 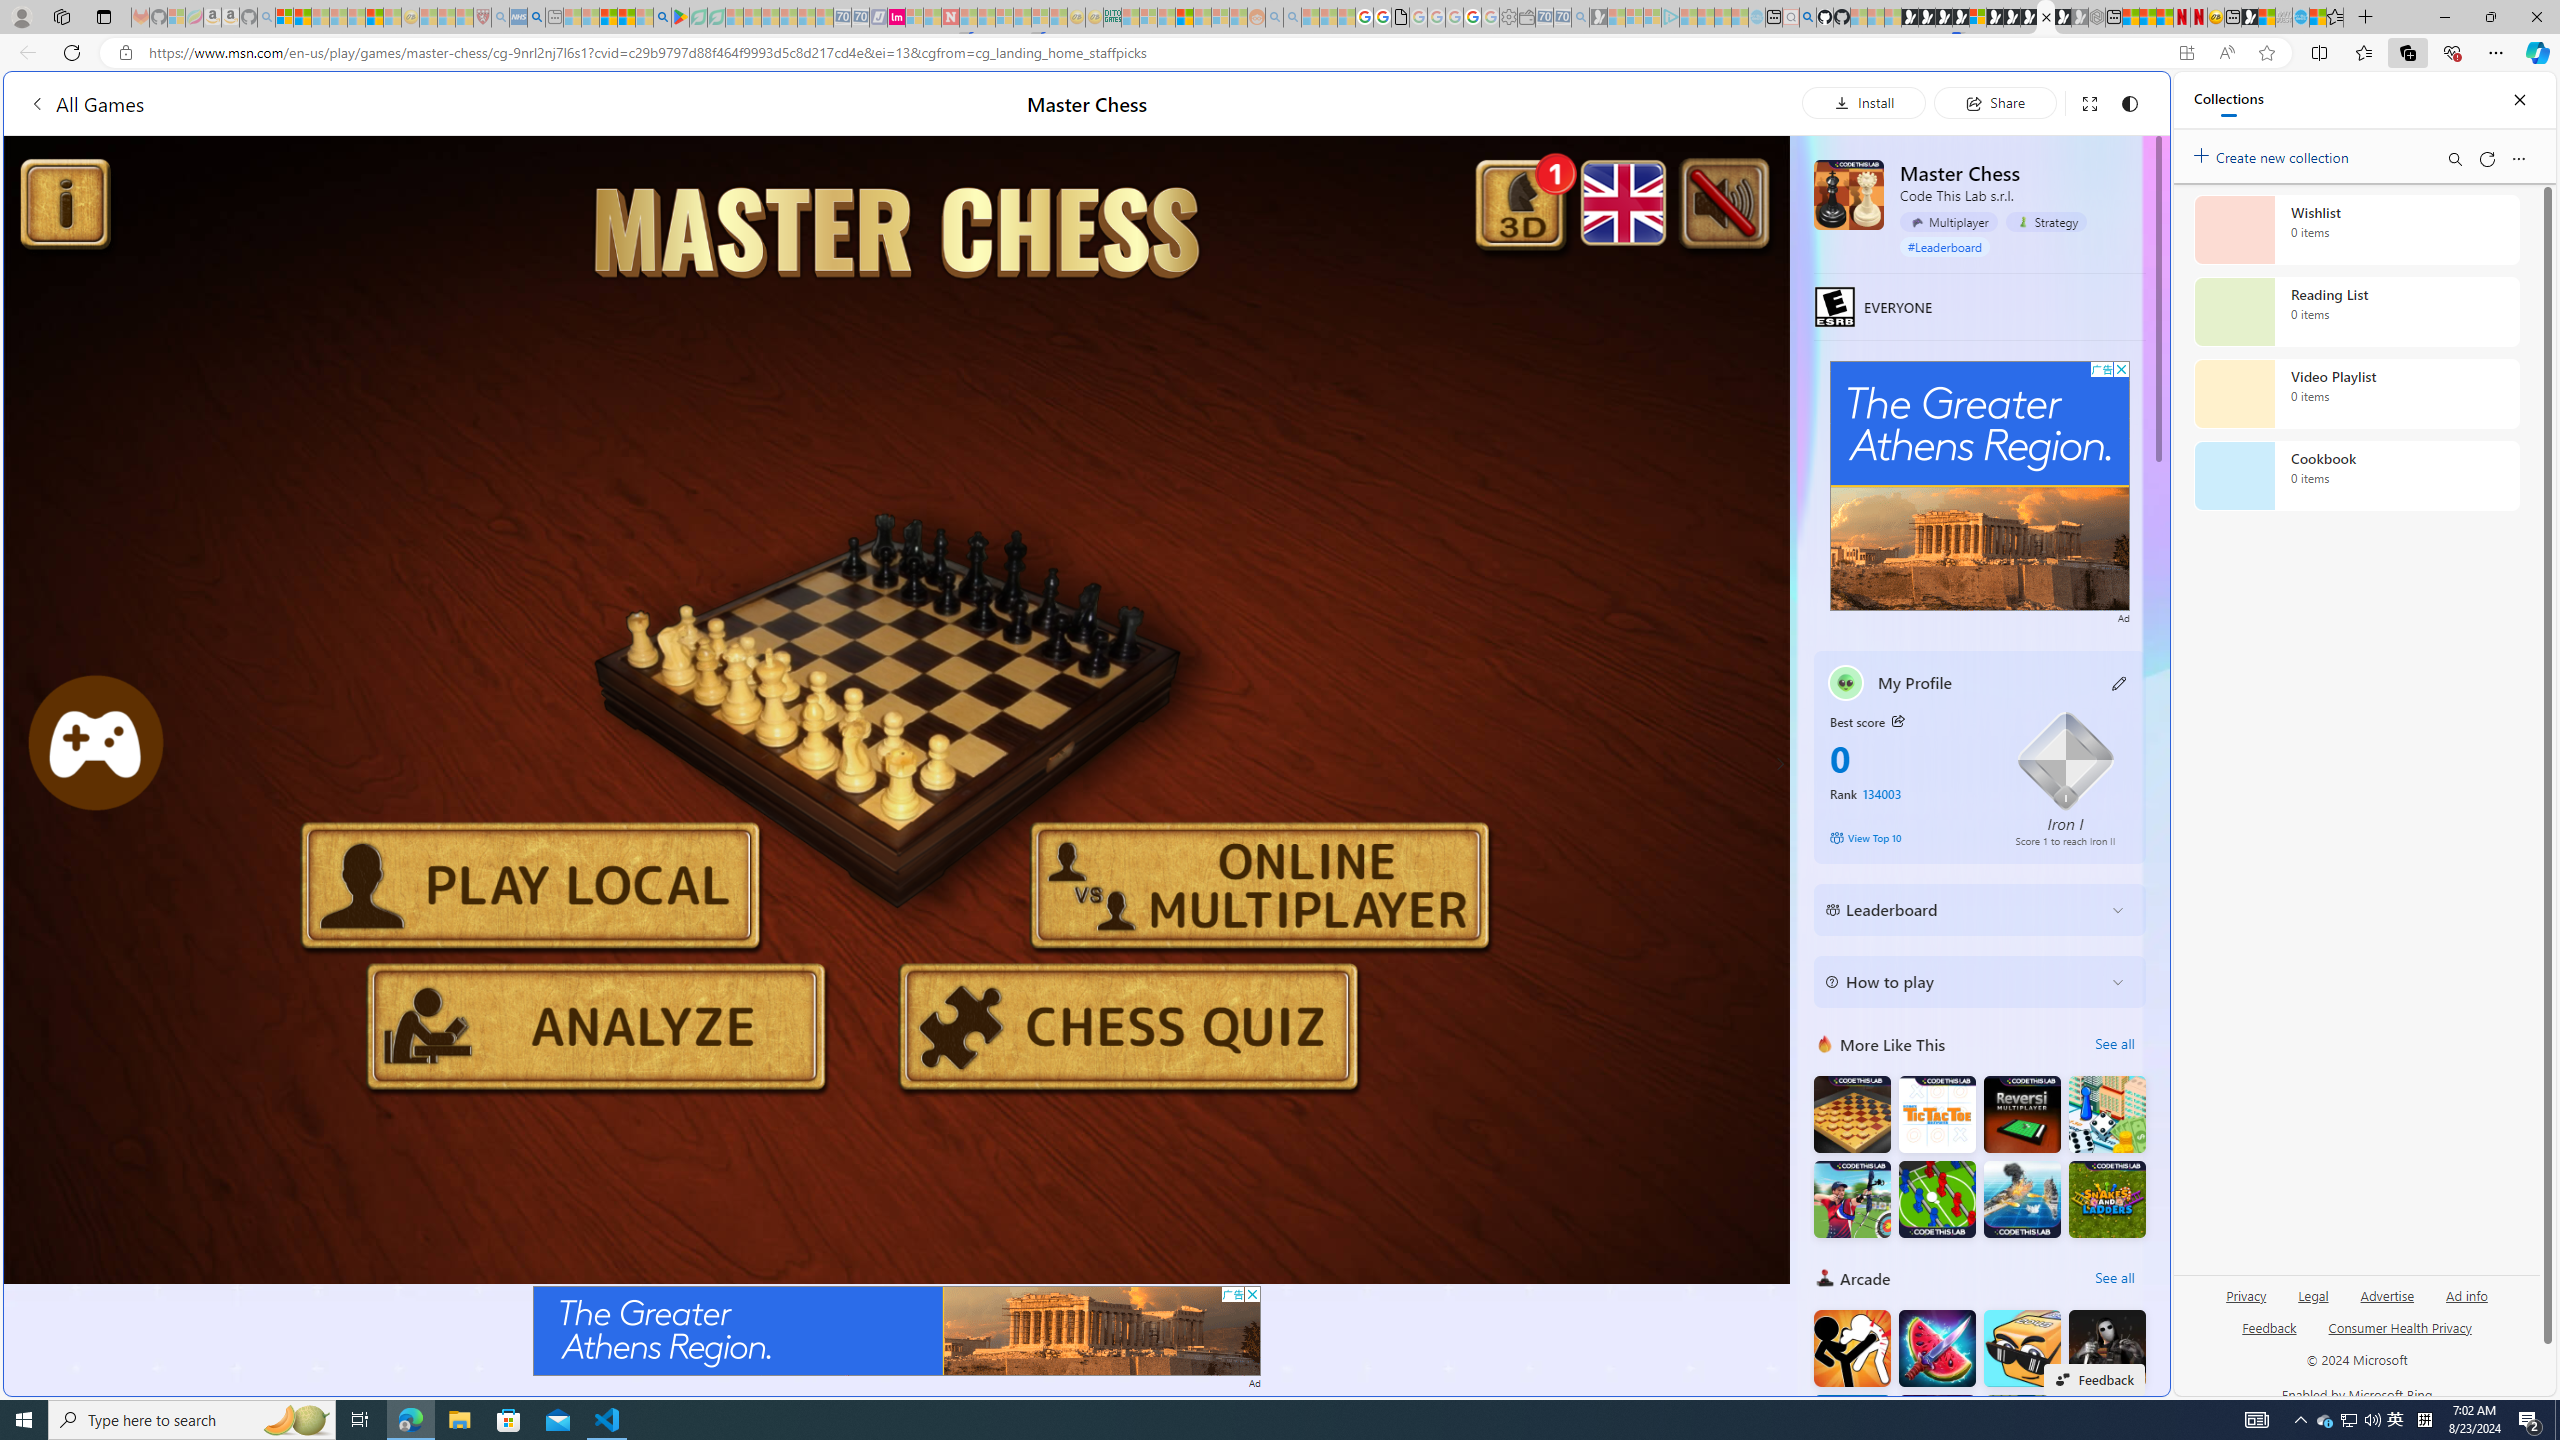 I want to click on 'More options menu', so click(x=2519, y=158).